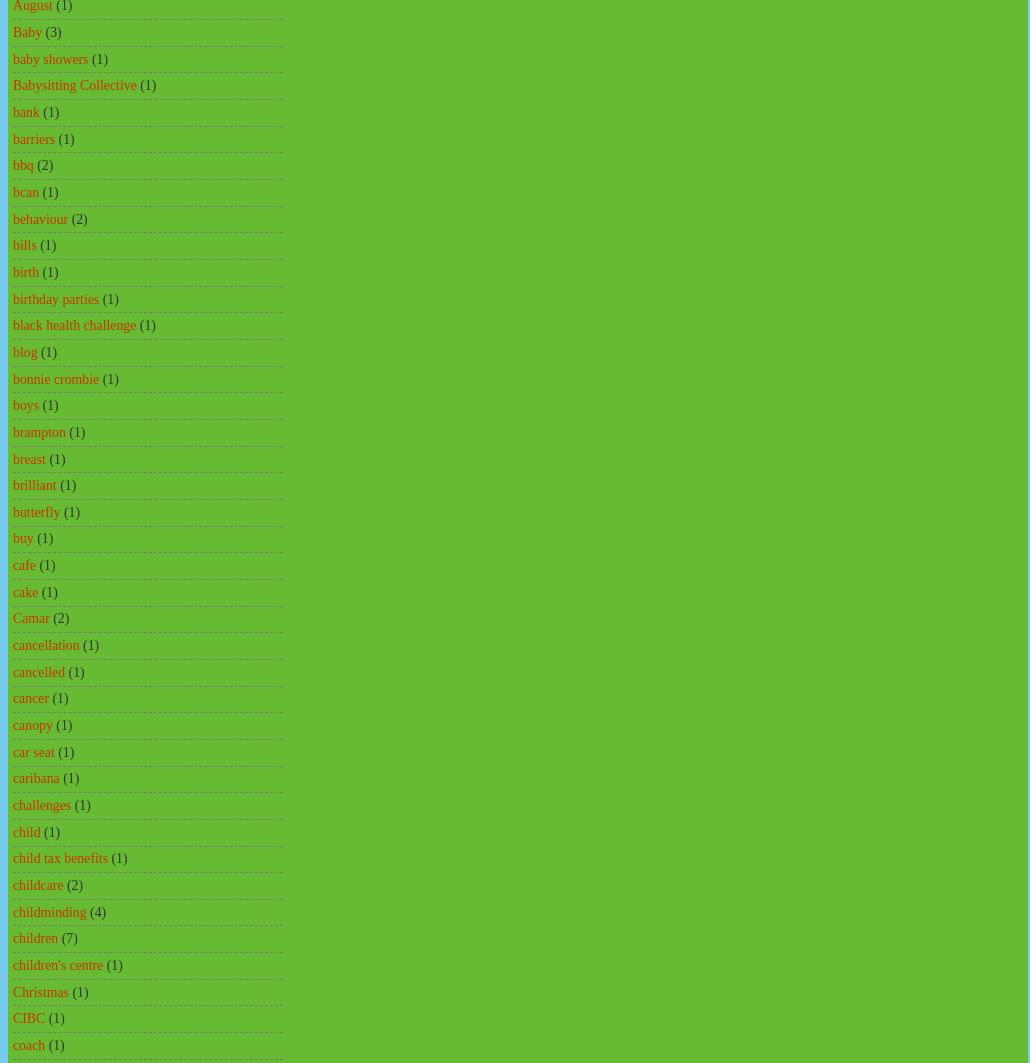 This screenshot has height=1063, width=1030. What do you see at coordinates (31, 697) in the screenshot?
I see `'cancer'` at bounding box center [31, 697].